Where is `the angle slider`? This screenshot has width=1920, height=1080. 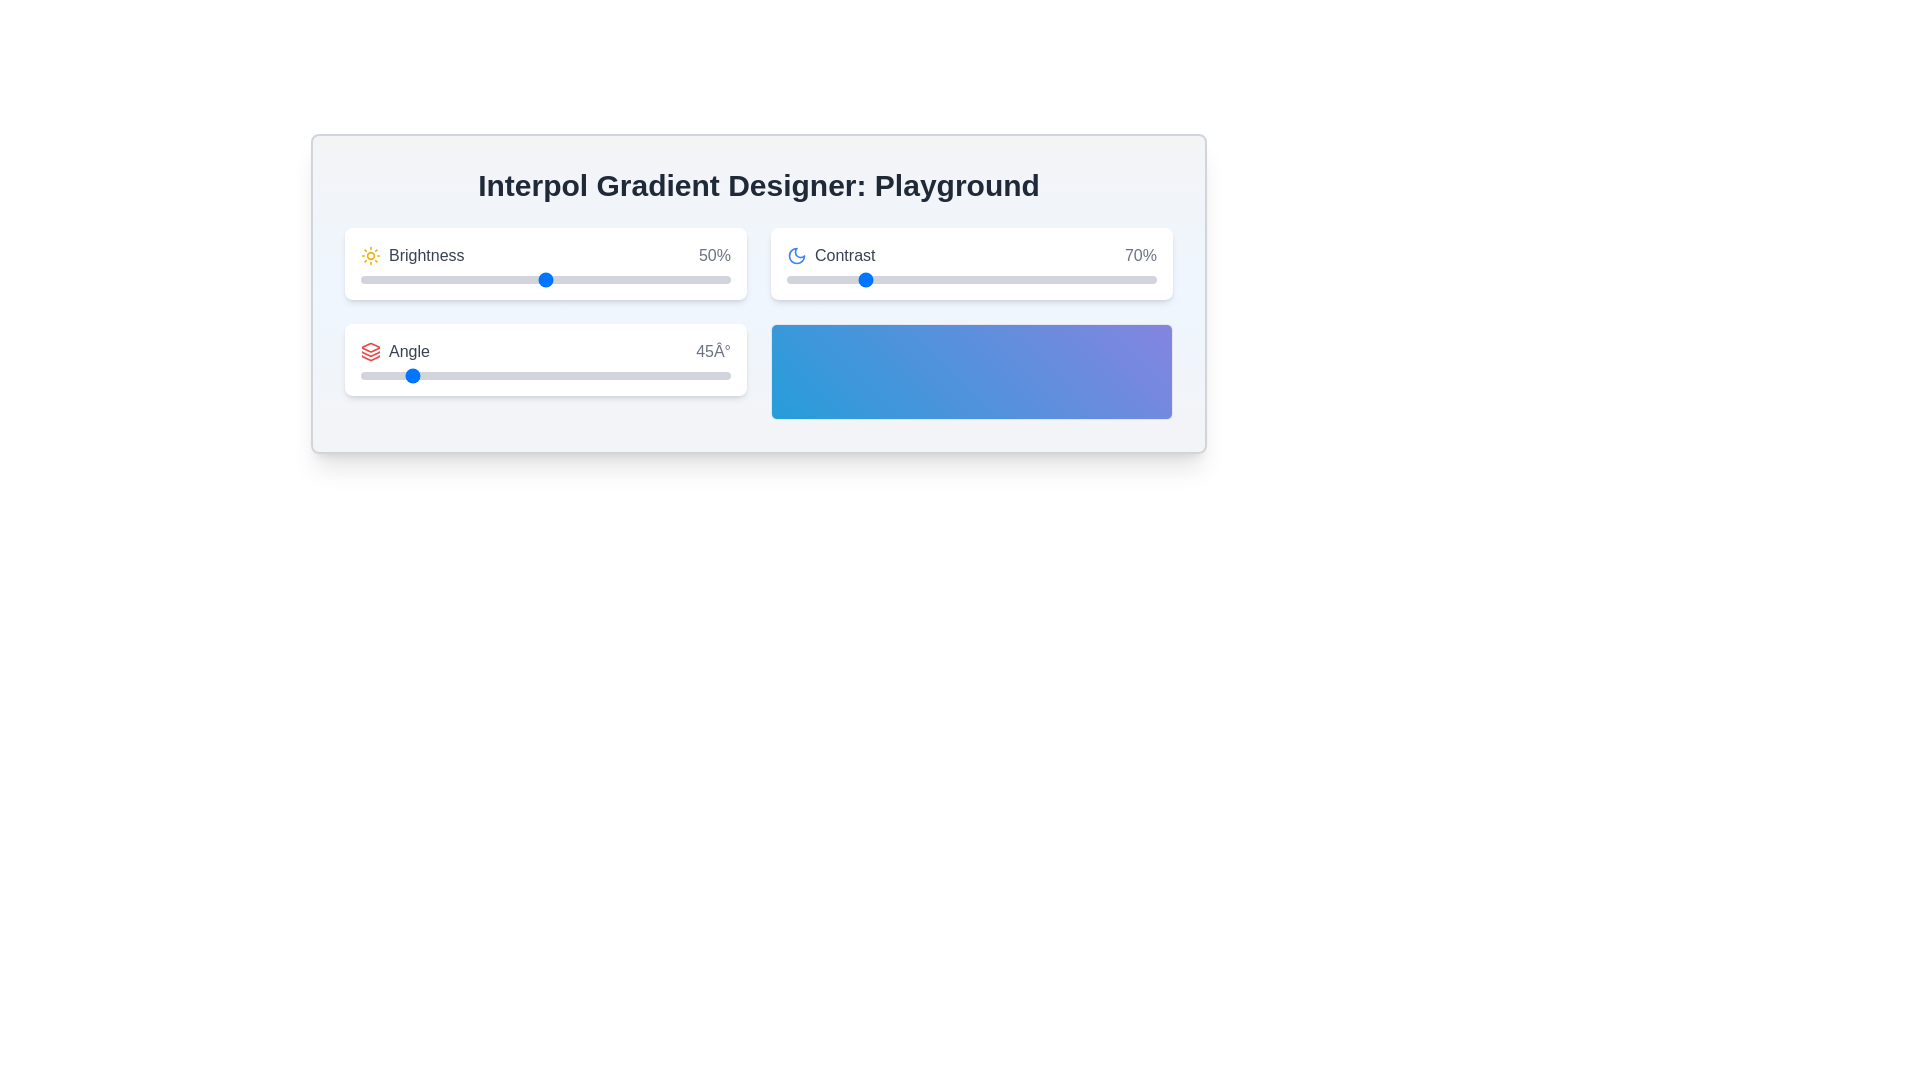 the angle slider is located at coordinates (652, 375).